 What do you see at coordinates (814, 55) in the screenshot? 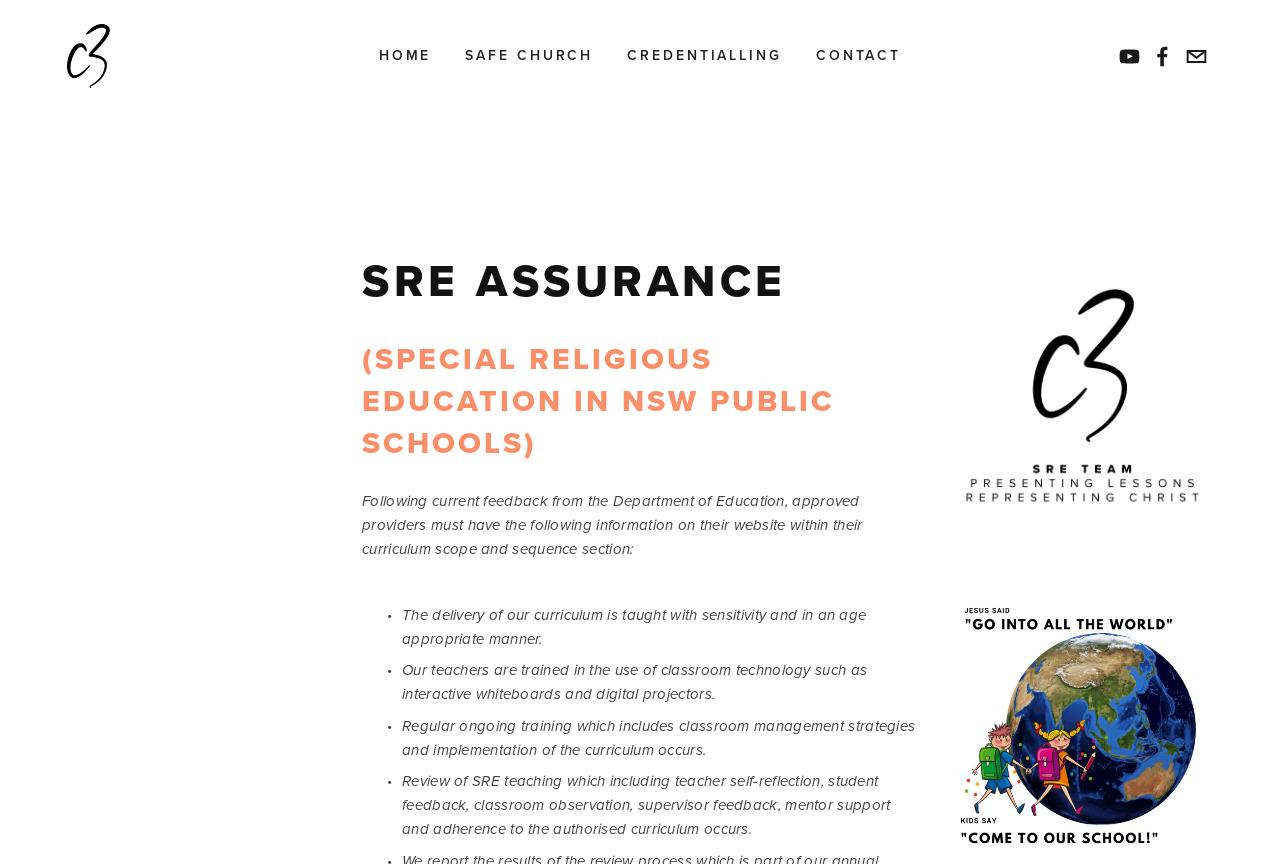
I see `'Contact'` at bounding box center [814, 55].